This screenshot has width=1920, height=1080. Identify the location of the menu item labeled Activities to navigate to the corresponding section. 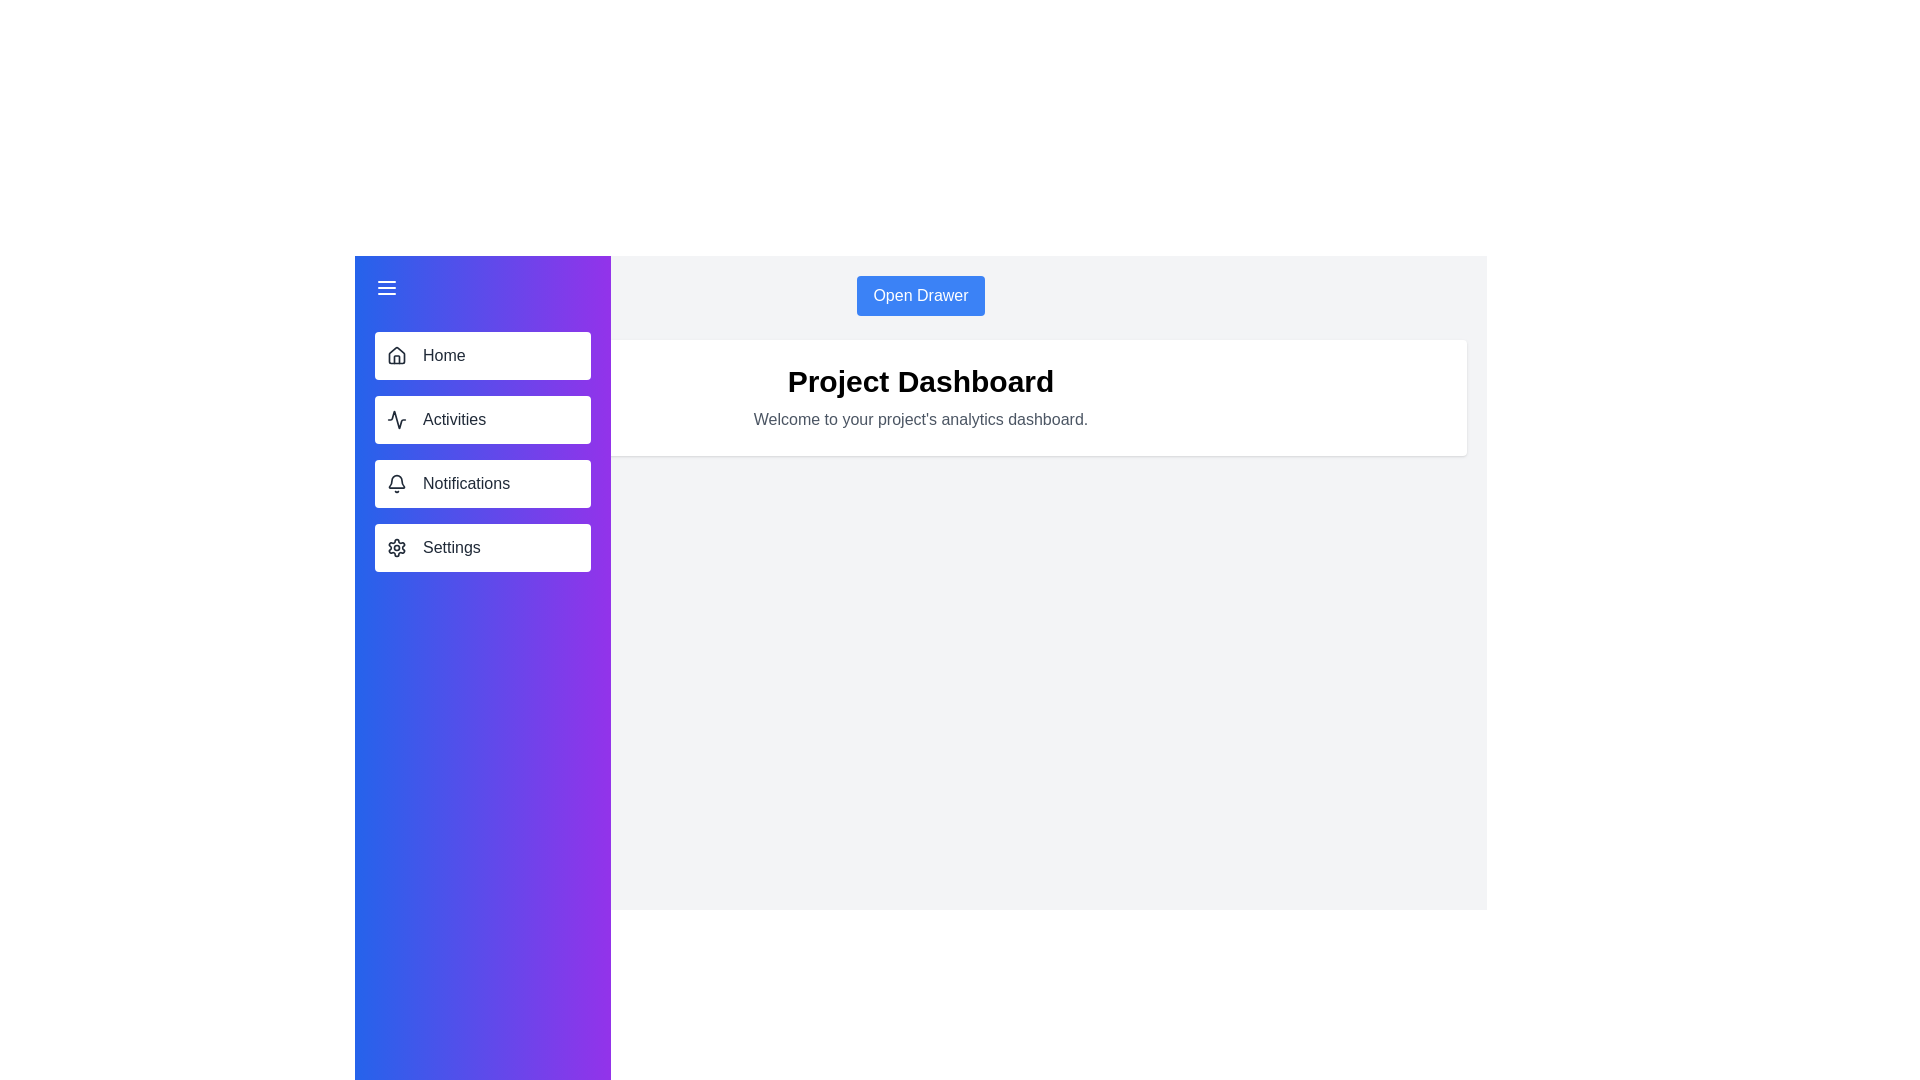
(483, 419).